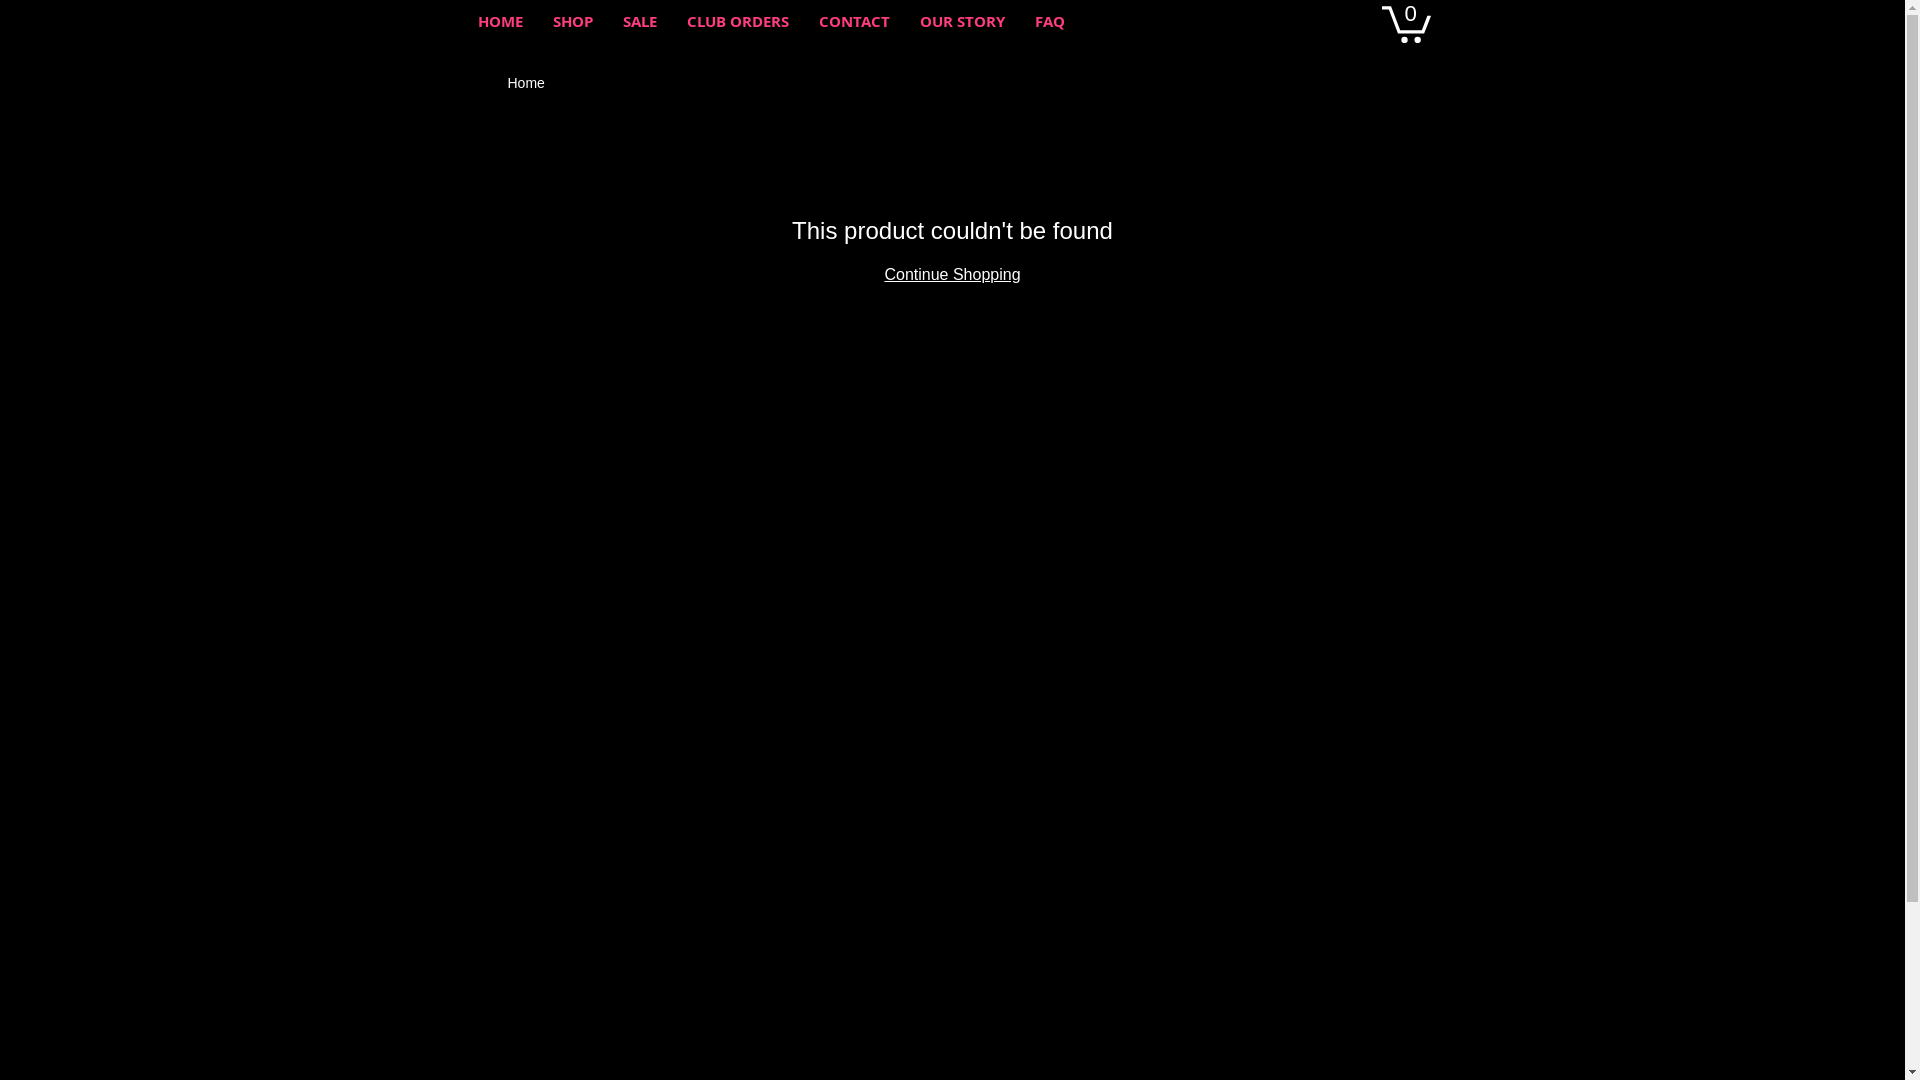  I want to click on 'SHOP', so click(571, 22).